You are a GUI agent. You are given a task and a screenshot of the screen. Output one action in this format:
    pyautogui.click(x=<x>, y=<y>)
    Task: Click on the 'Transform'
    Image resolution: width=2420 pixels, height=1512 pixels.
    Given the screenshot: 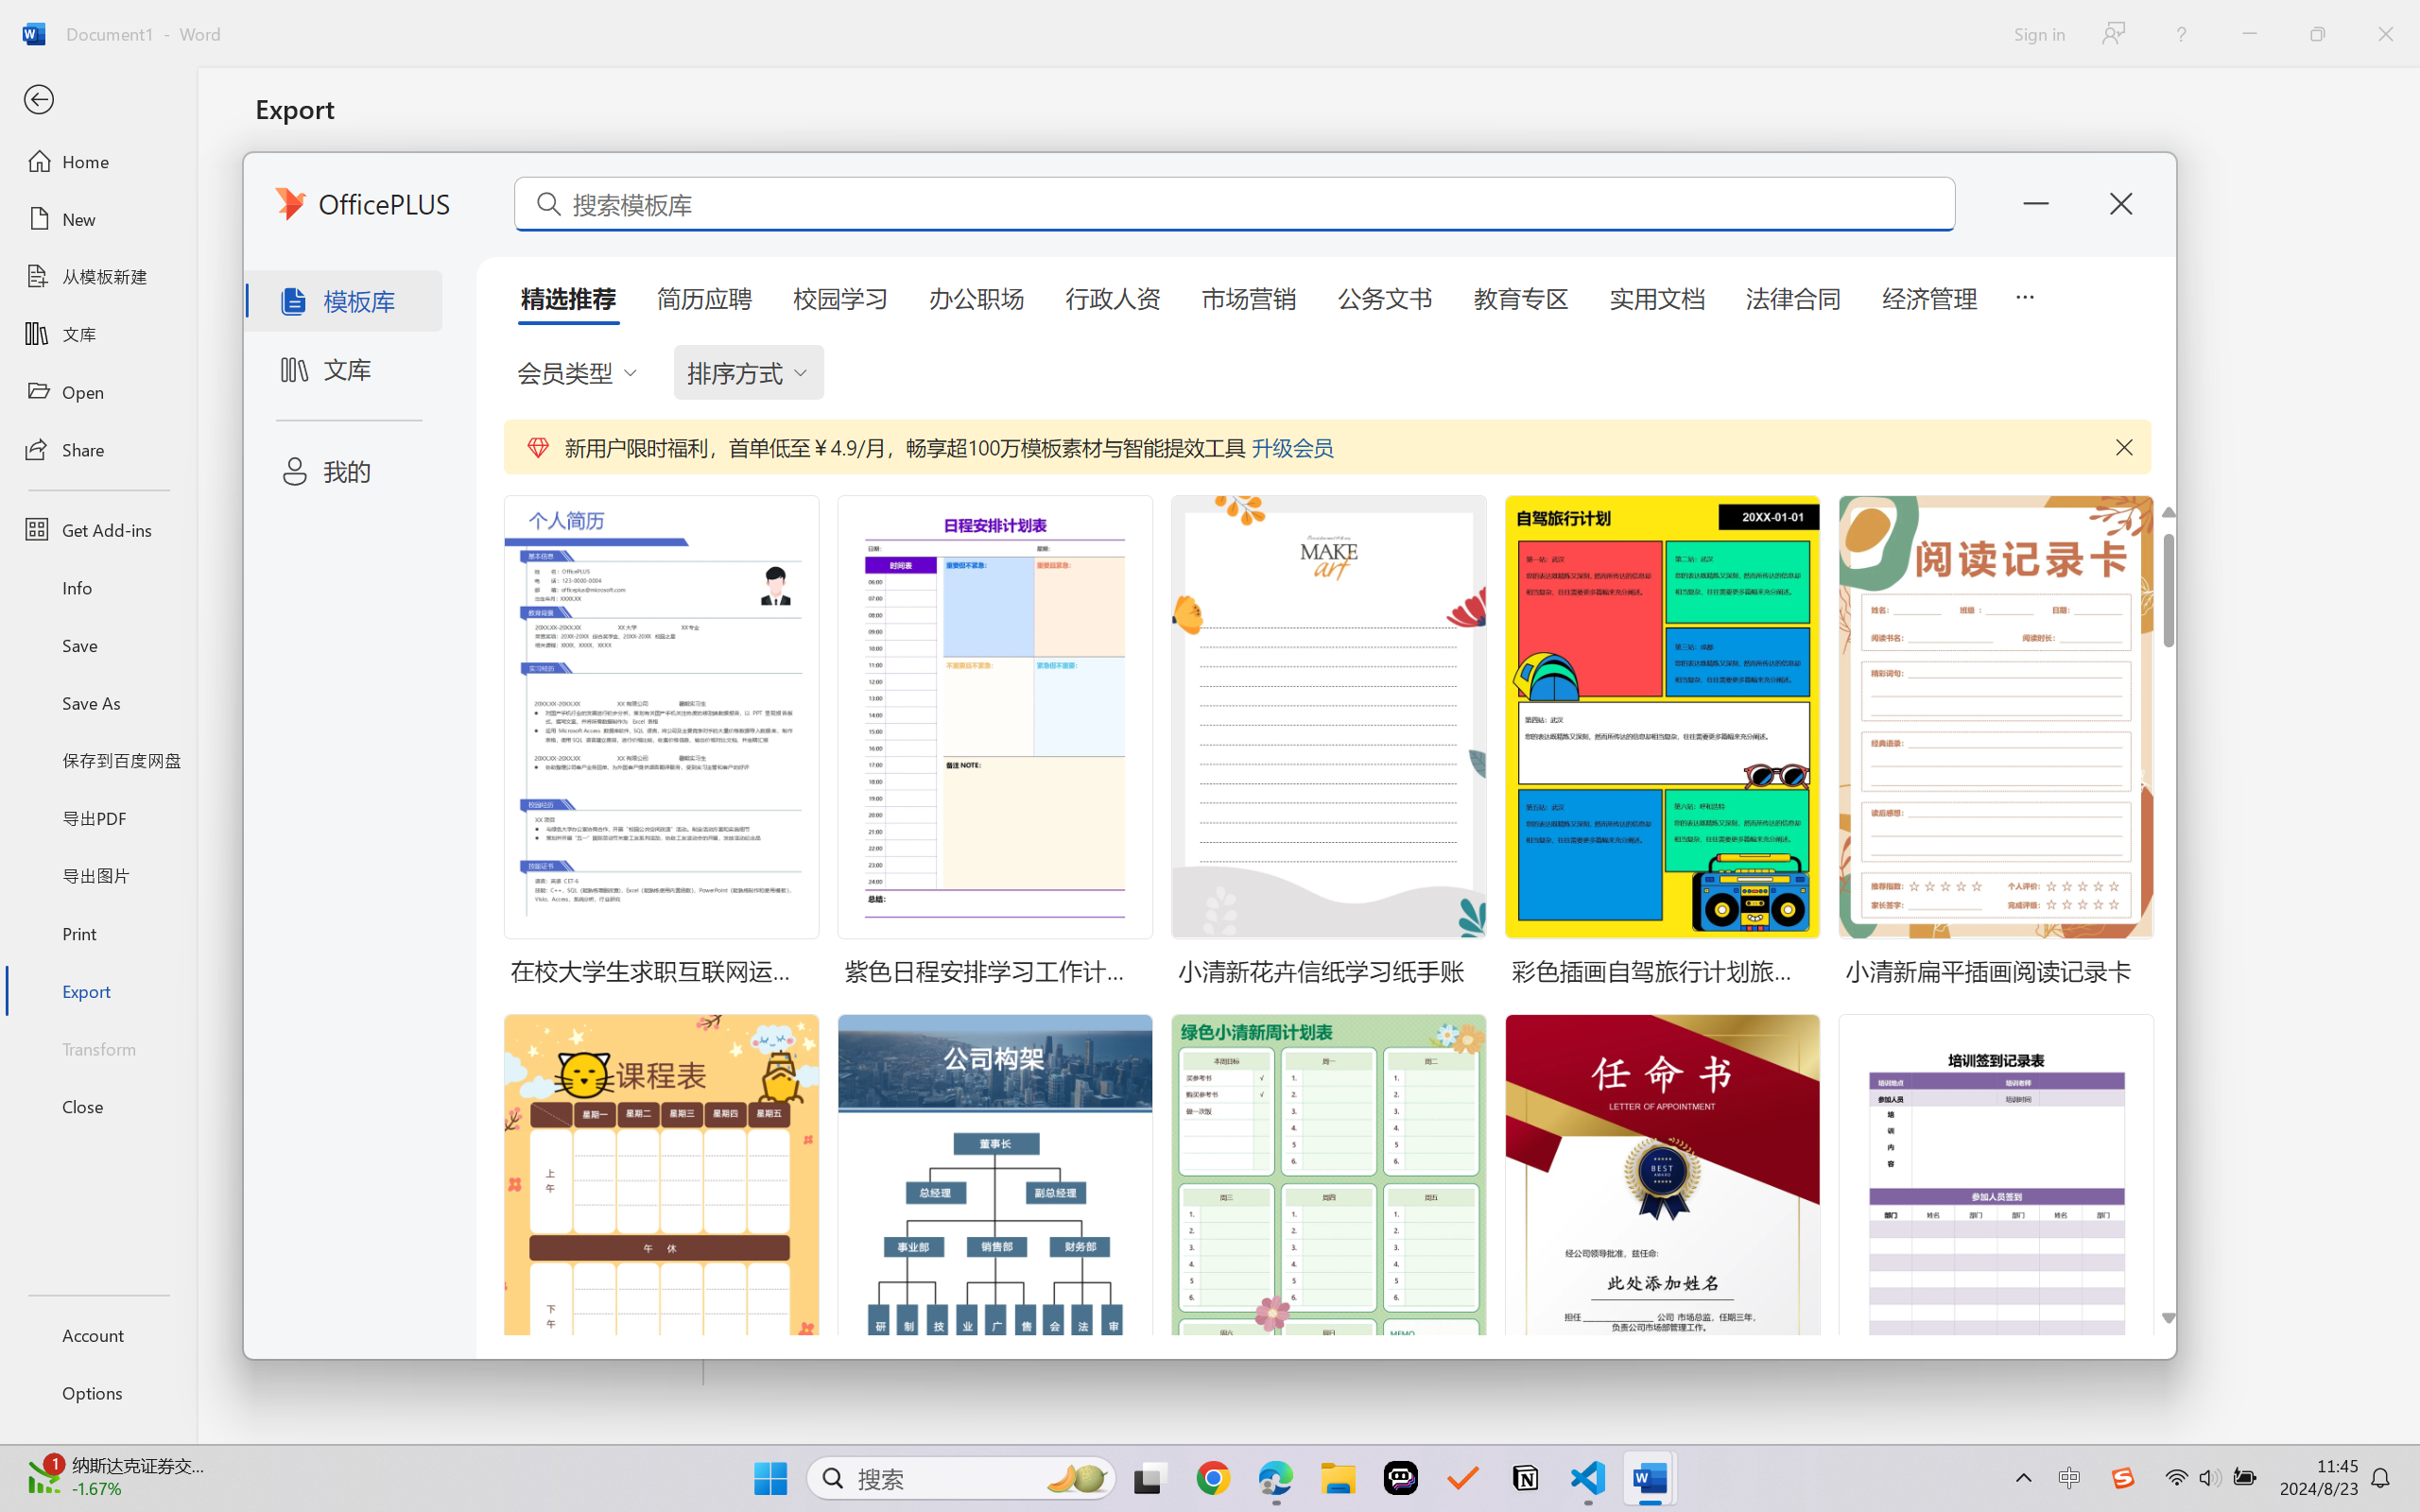 What is the action you would take?
    pyautogui.click(x=97, y=1046)
    